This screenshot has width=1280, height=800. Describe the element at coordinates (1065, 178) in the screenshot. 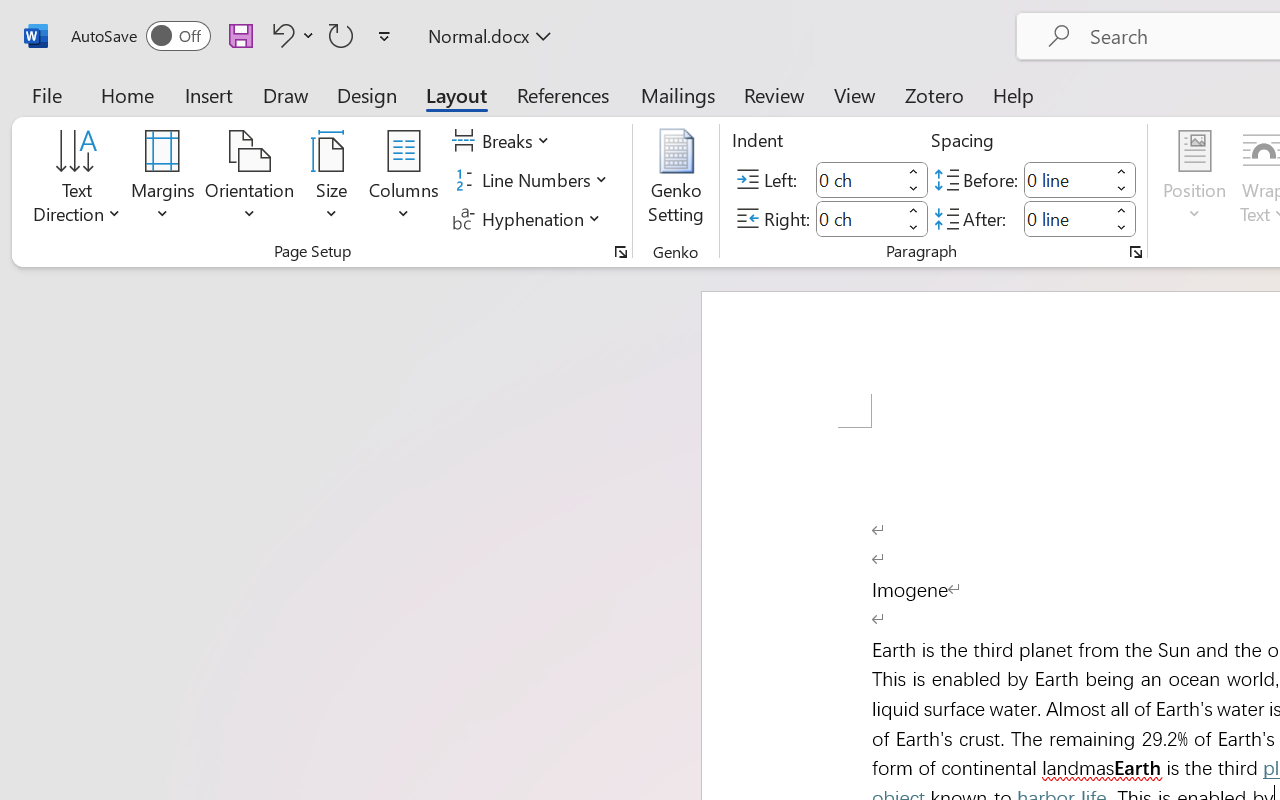

I see `'Spacing Before'` at that location.